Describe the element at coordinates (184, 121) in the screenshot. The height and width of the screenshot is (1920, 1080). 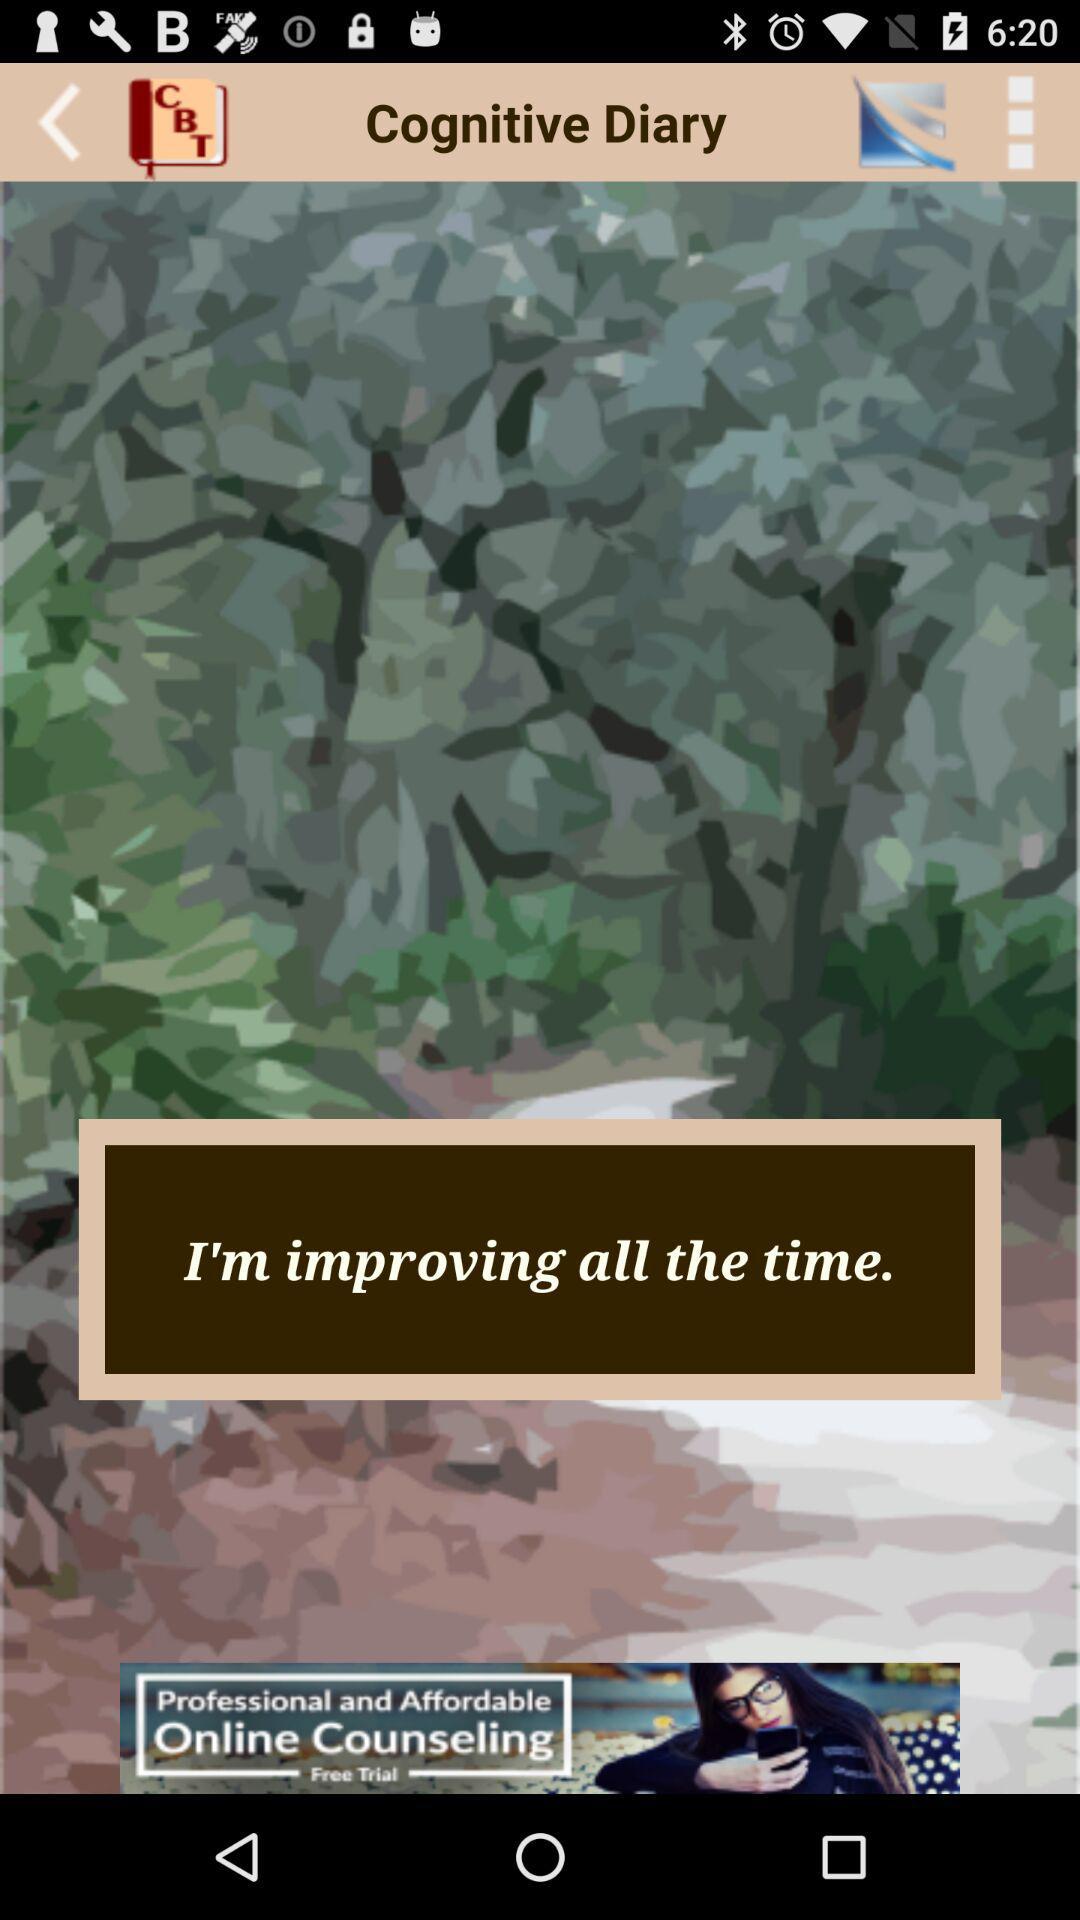
I see `the item to the left of the cognitive diary icon` at that location.